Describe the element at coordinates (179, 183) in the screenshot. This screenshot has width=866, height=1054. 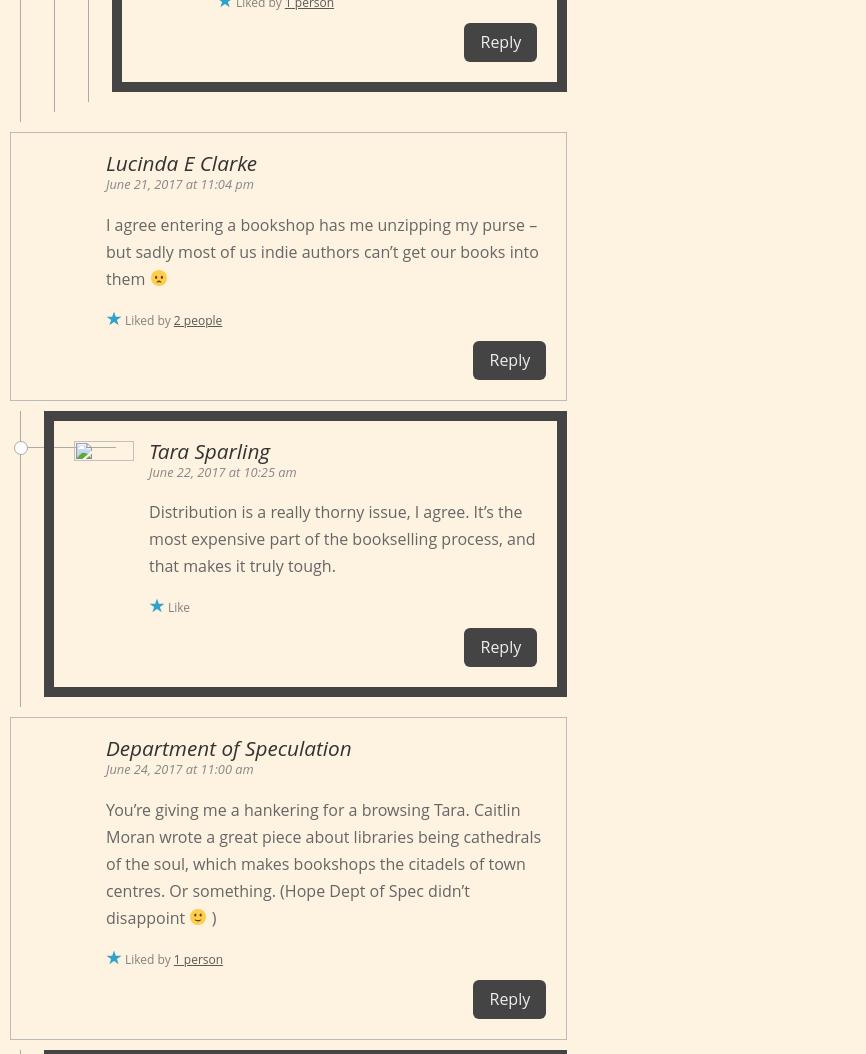
I see `'June 21, 2017 at 11:04 pm'` at that location.